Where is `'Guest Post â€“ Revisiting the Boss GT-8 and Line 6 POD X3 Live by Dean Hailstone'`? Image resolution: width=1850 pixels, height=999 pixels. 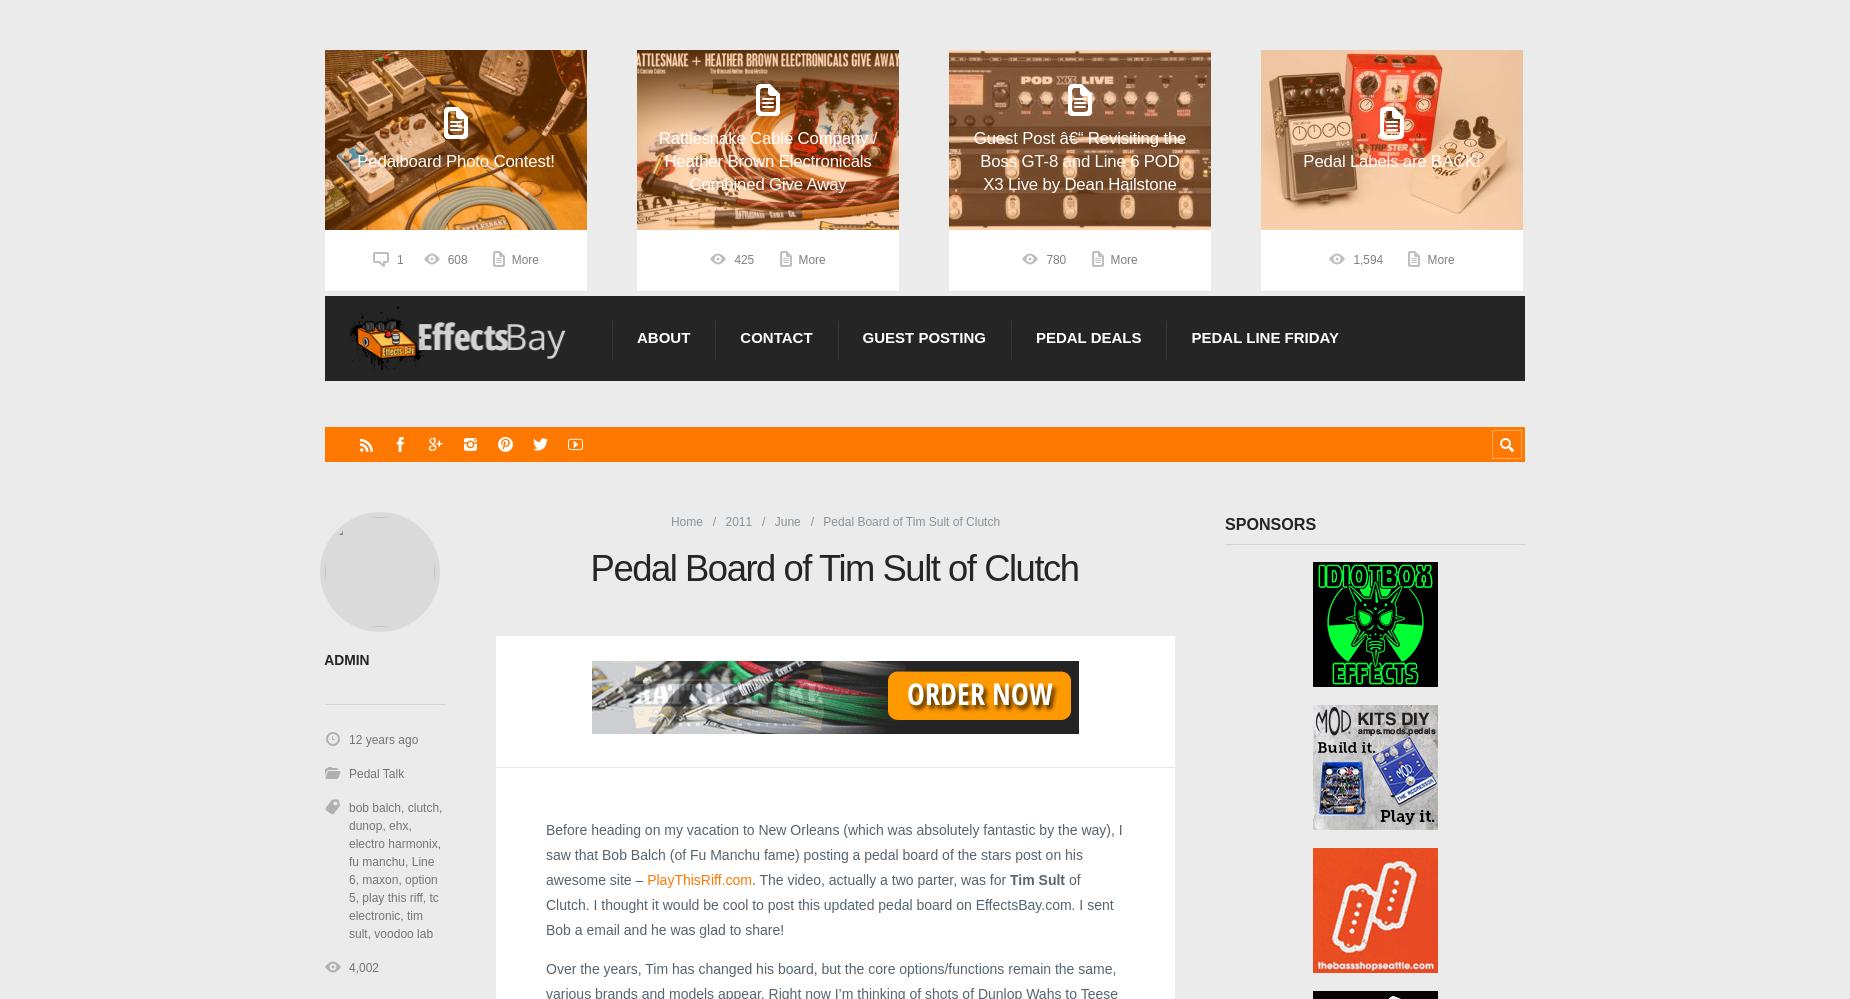 'Guest Post â€“ Revisiting the Boss GT-8 and Line 6 POD X3 Live by Dean Hailstone' is located at coordinates (1078, 160).